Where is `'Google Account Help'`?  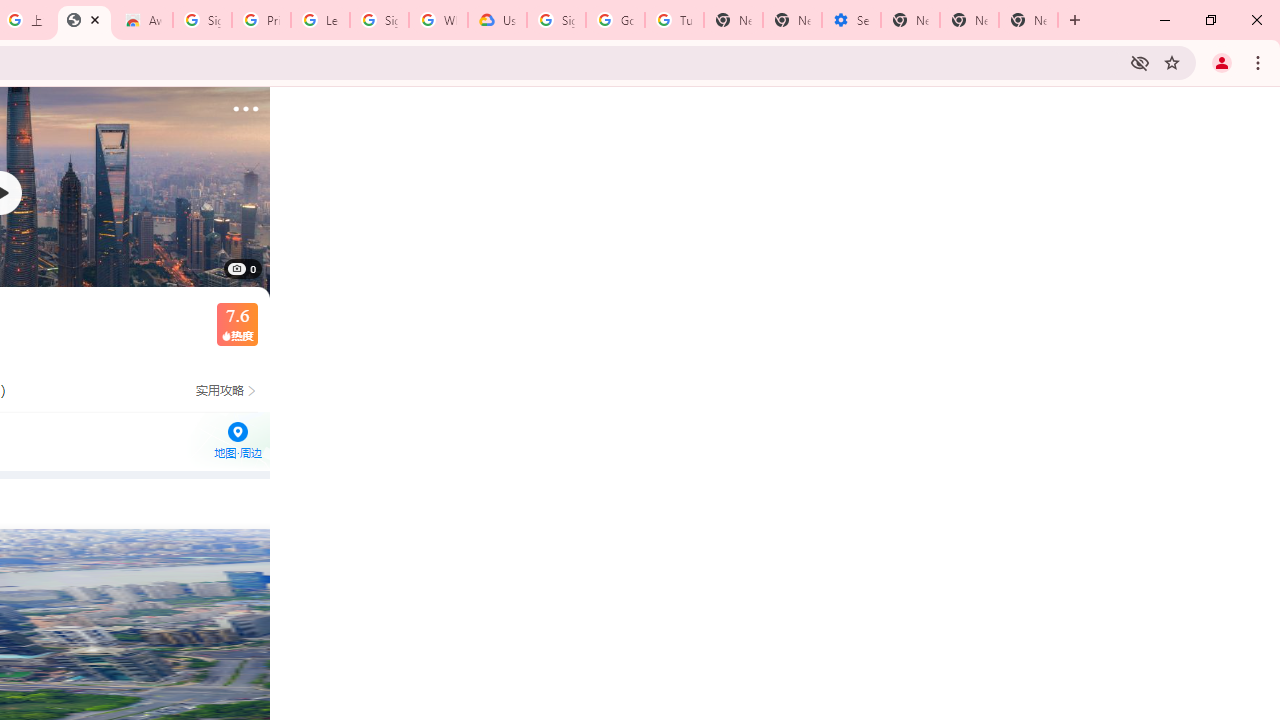 'Google Account Help' is located at coordinates (614, 20).